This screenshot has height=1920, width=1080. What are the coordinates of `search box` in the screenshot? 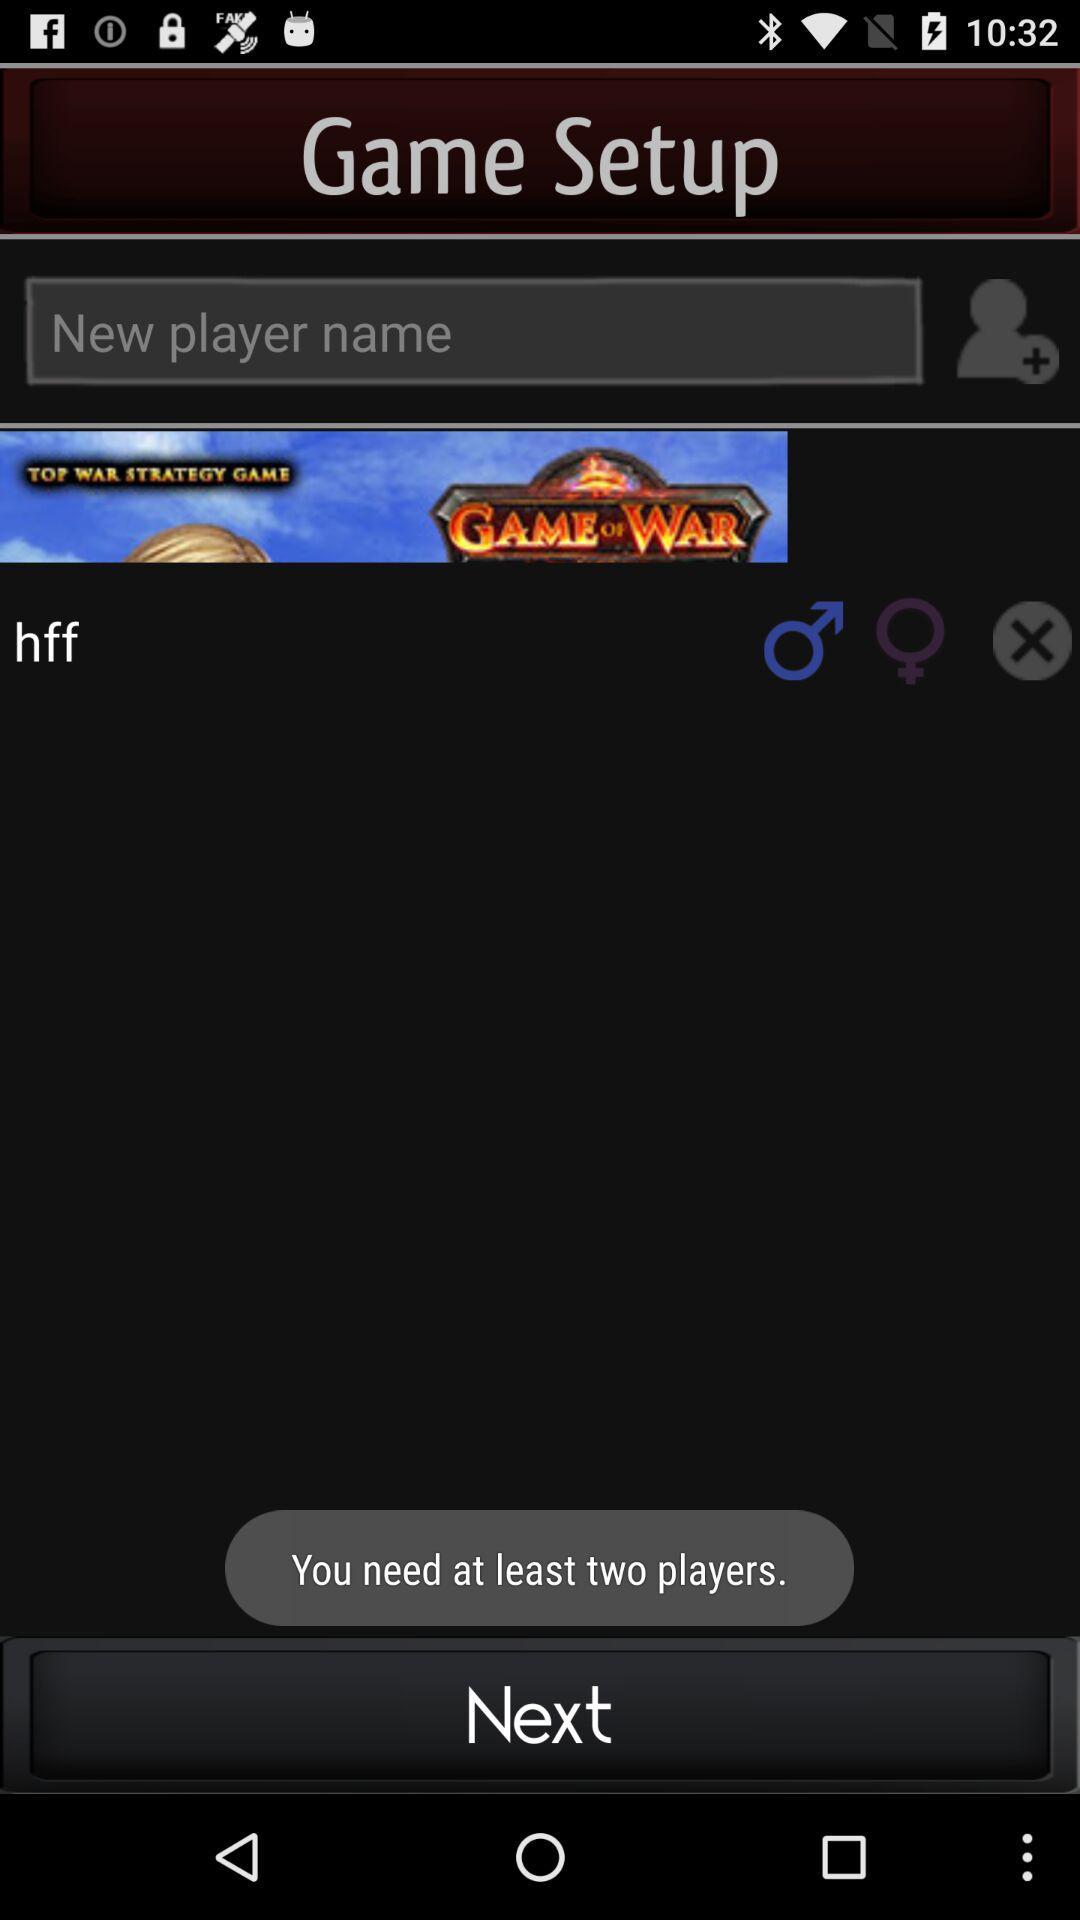 It's located at (1032, 640).